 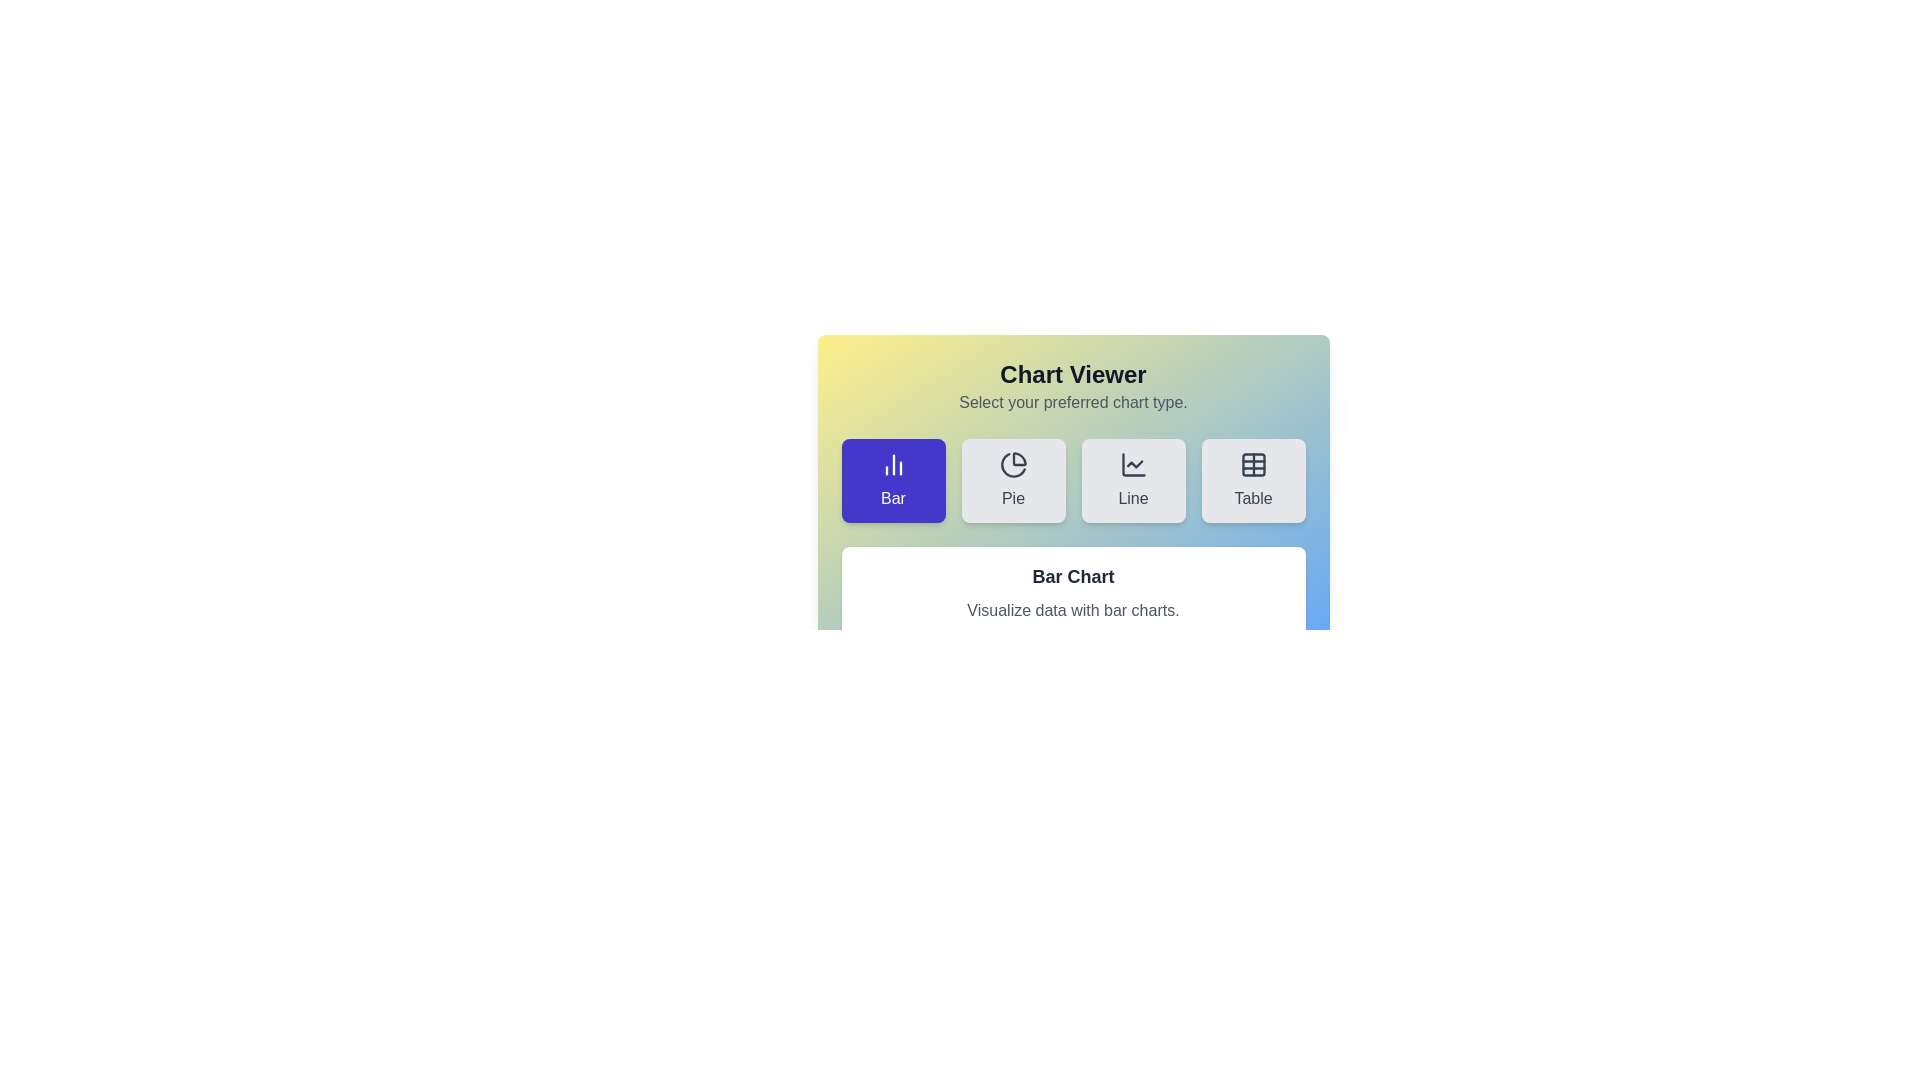 I want to click on one of the buttons in the chart type selection bar located in the 'Chart Viewer' section, so click(x=1072, y=481).